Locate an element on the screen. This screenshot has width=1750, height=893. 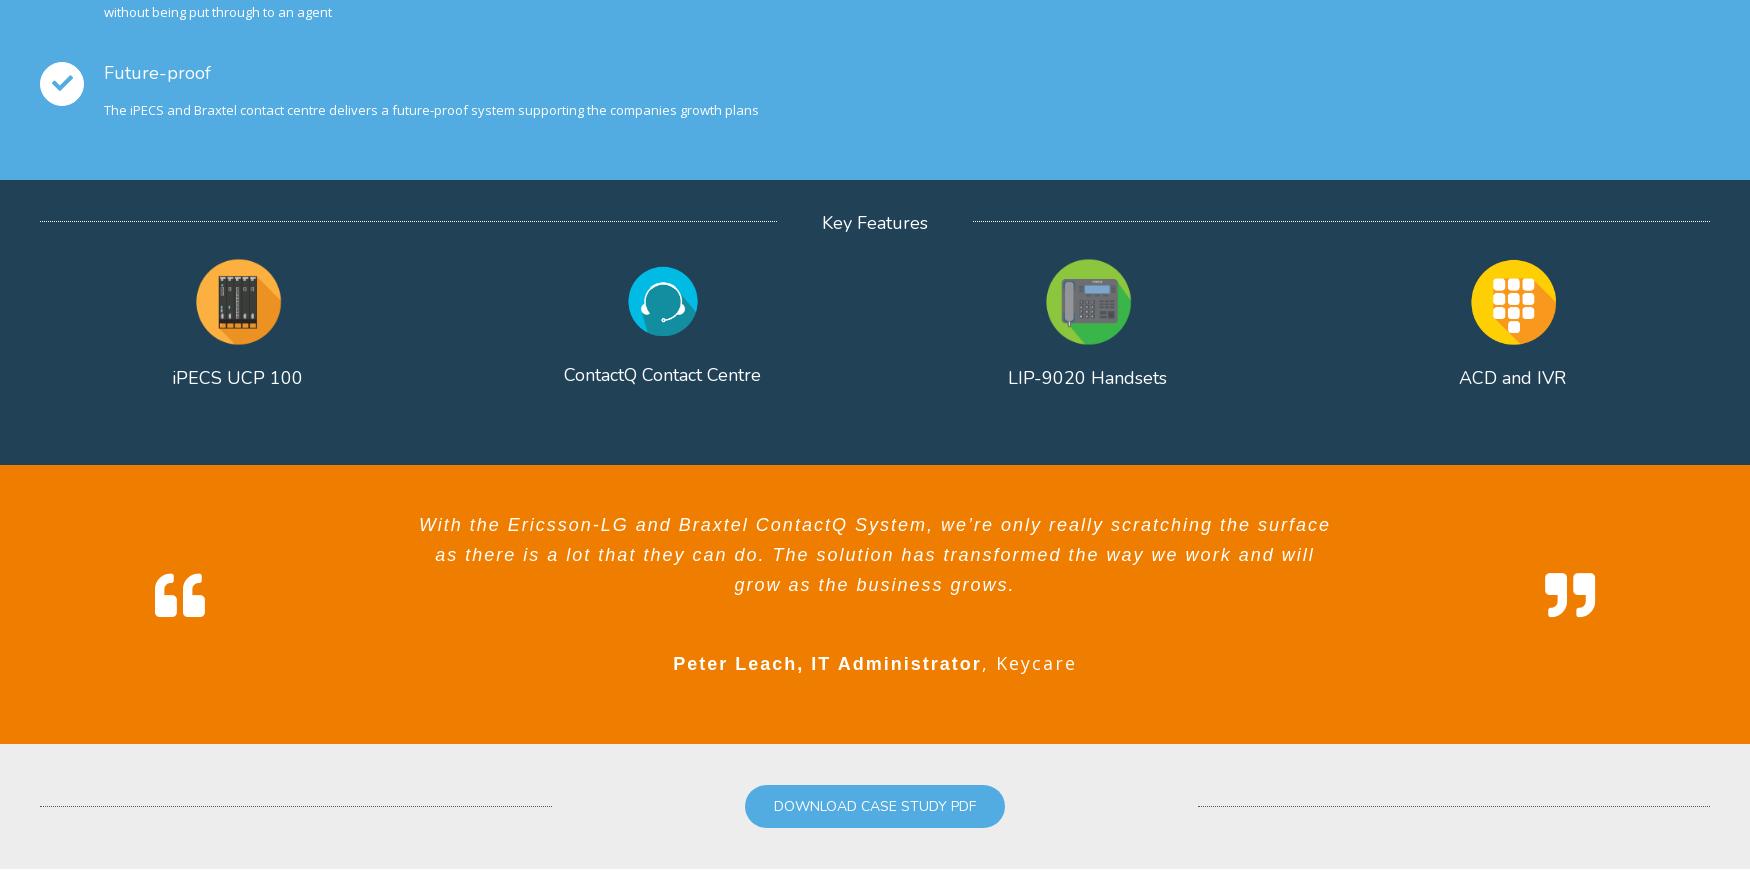
'iPECS UCP 100' is located at coordinates (237, 377).